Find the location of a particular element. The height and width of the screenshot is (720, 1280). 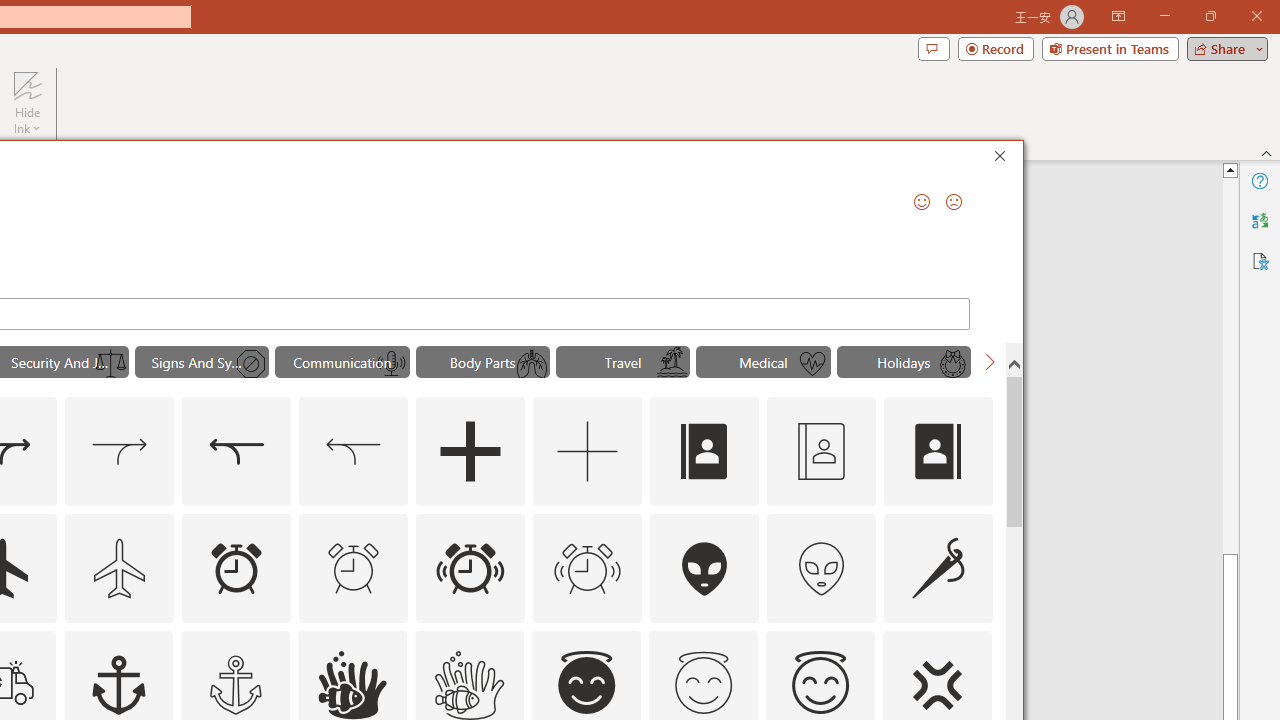

'AutomationID: Icons_TropicalScene_M' is located at coordinates (672, 364).